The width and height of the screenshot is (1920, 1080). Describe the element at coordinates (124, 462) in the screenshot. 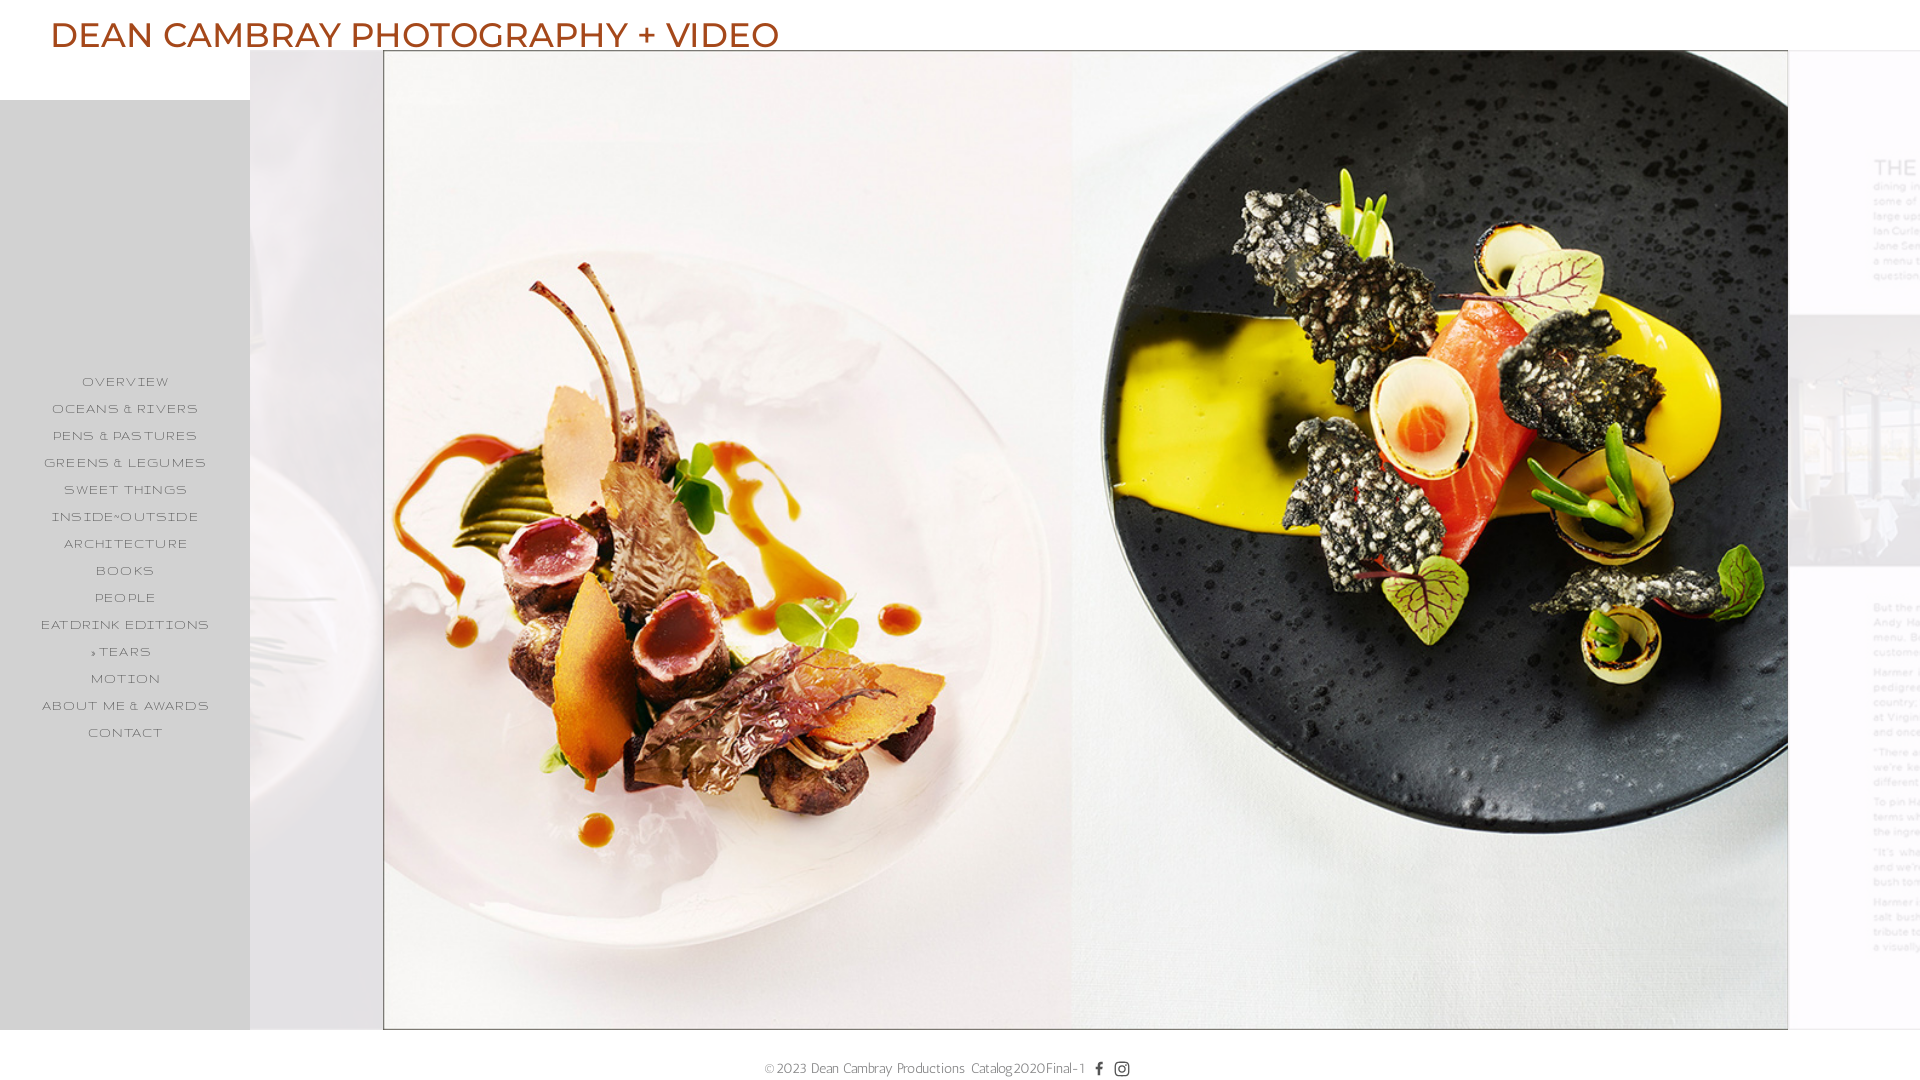

I see `'GREENS & LEGUMES'` at that location.